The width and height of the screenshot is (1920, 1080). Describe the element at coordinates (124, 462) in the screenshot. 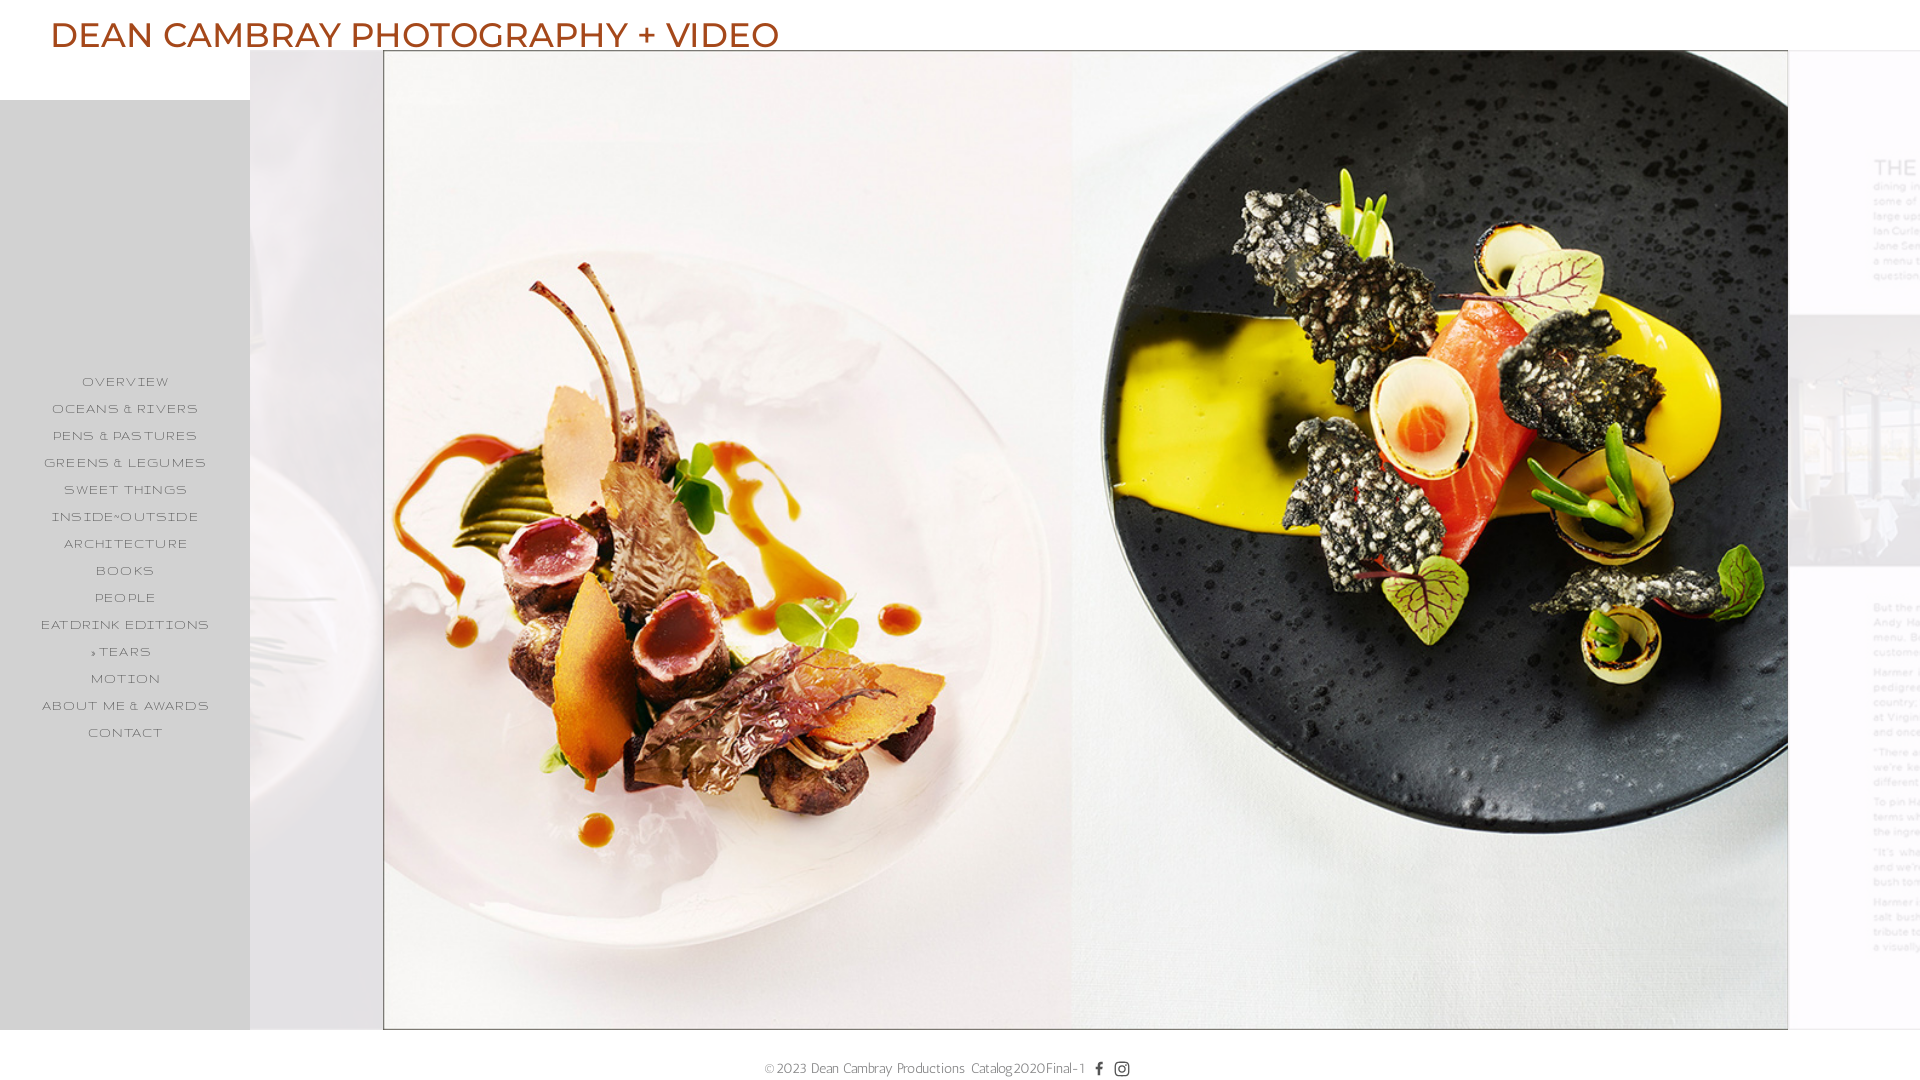

I see `'GREENS & LEGUMES'` at that location.